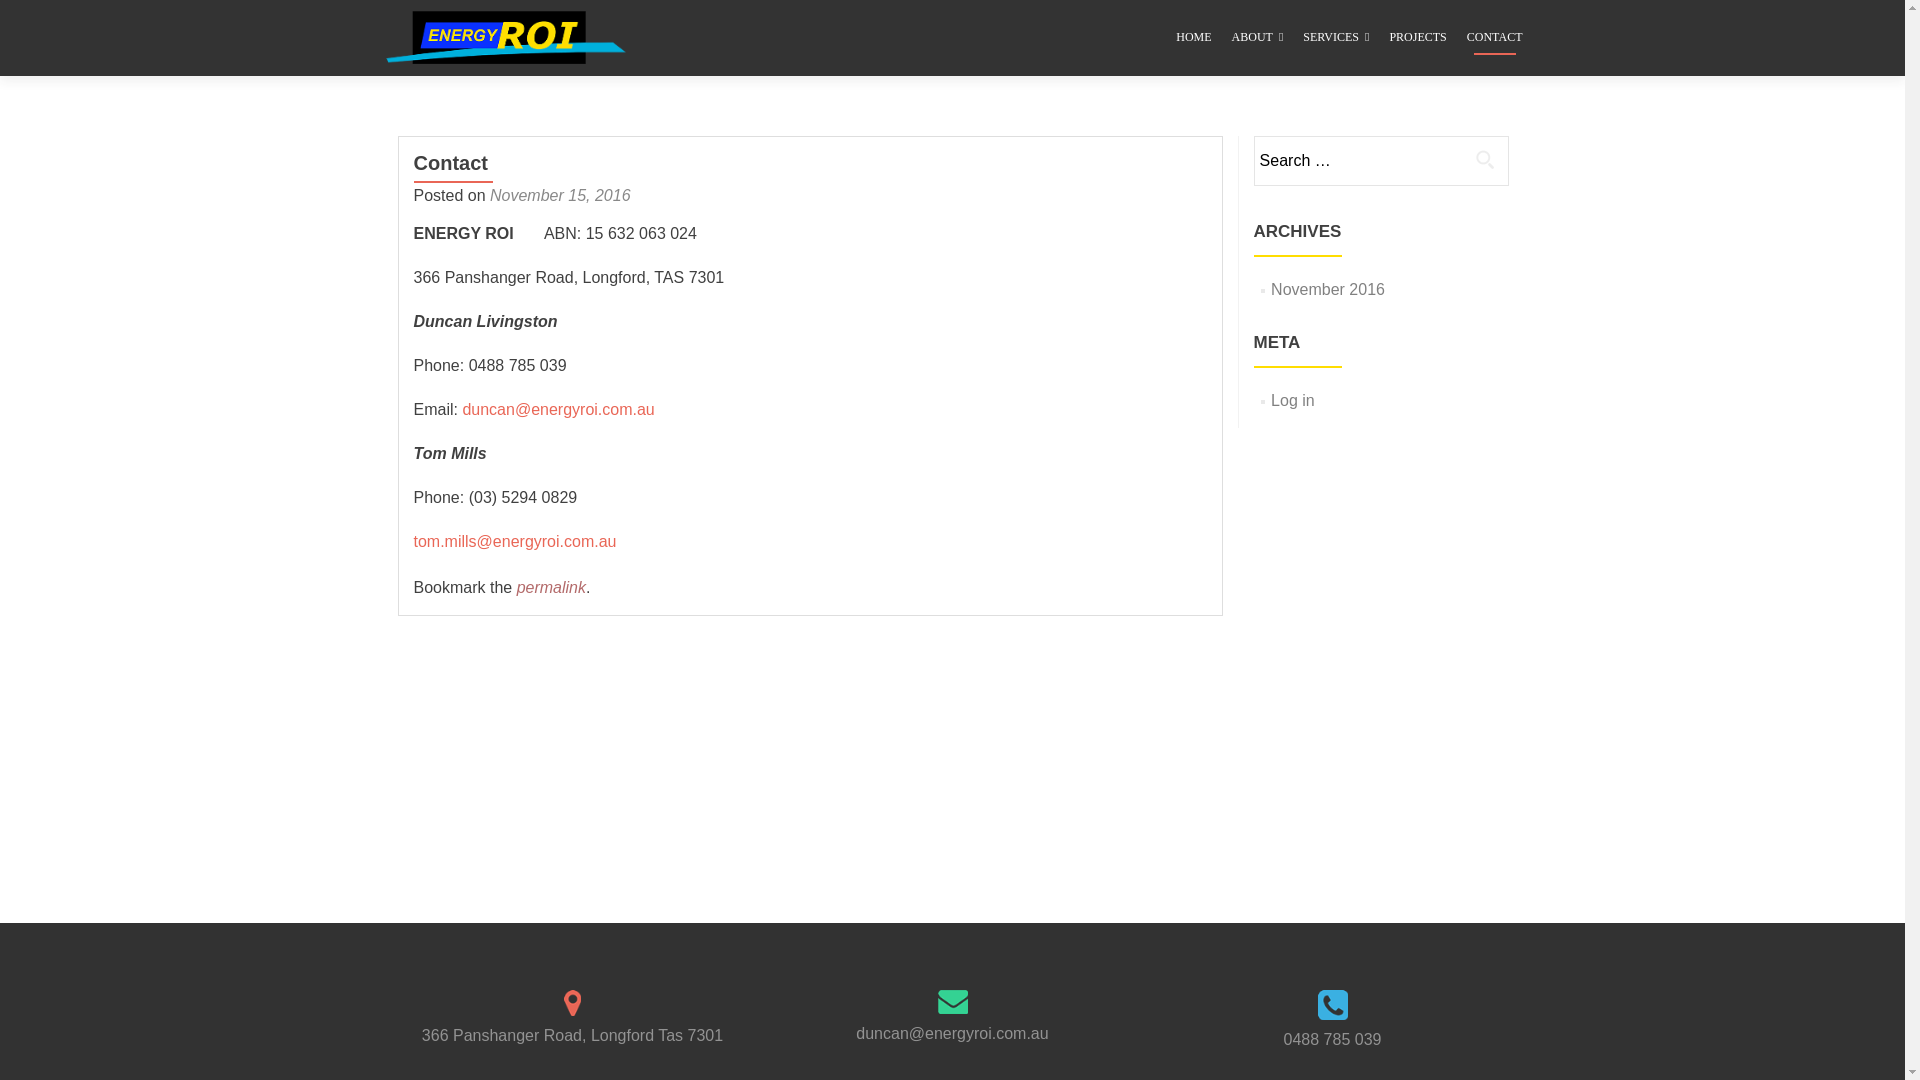 This screenshot has width=1920, height=1080. What do you see at coordinates (1387, 37) in the screenshot?
I see `'PROJECTS'` at bounding box center [1387, 37].